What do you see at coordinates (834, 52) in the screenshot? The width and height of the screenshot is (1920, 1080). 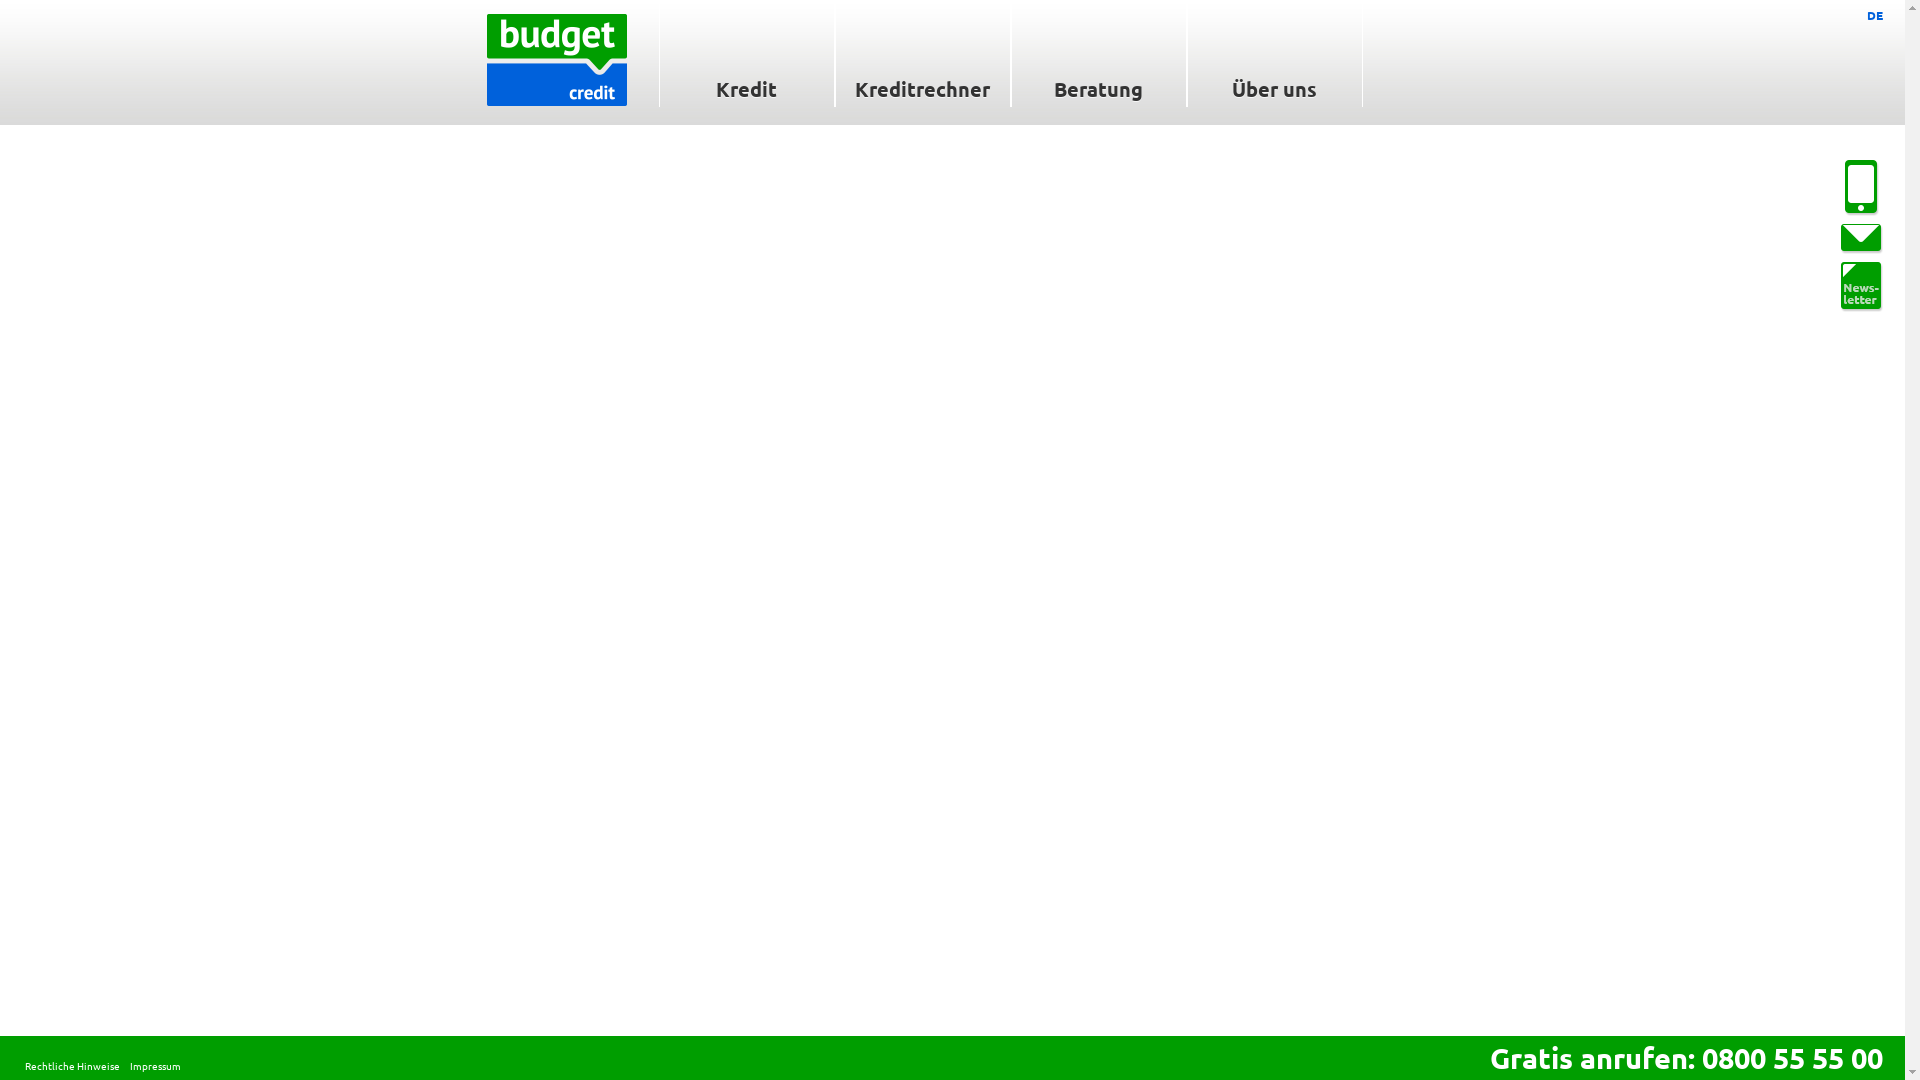 I see `'Kreditrechner'` at bounding box center [834, 52].